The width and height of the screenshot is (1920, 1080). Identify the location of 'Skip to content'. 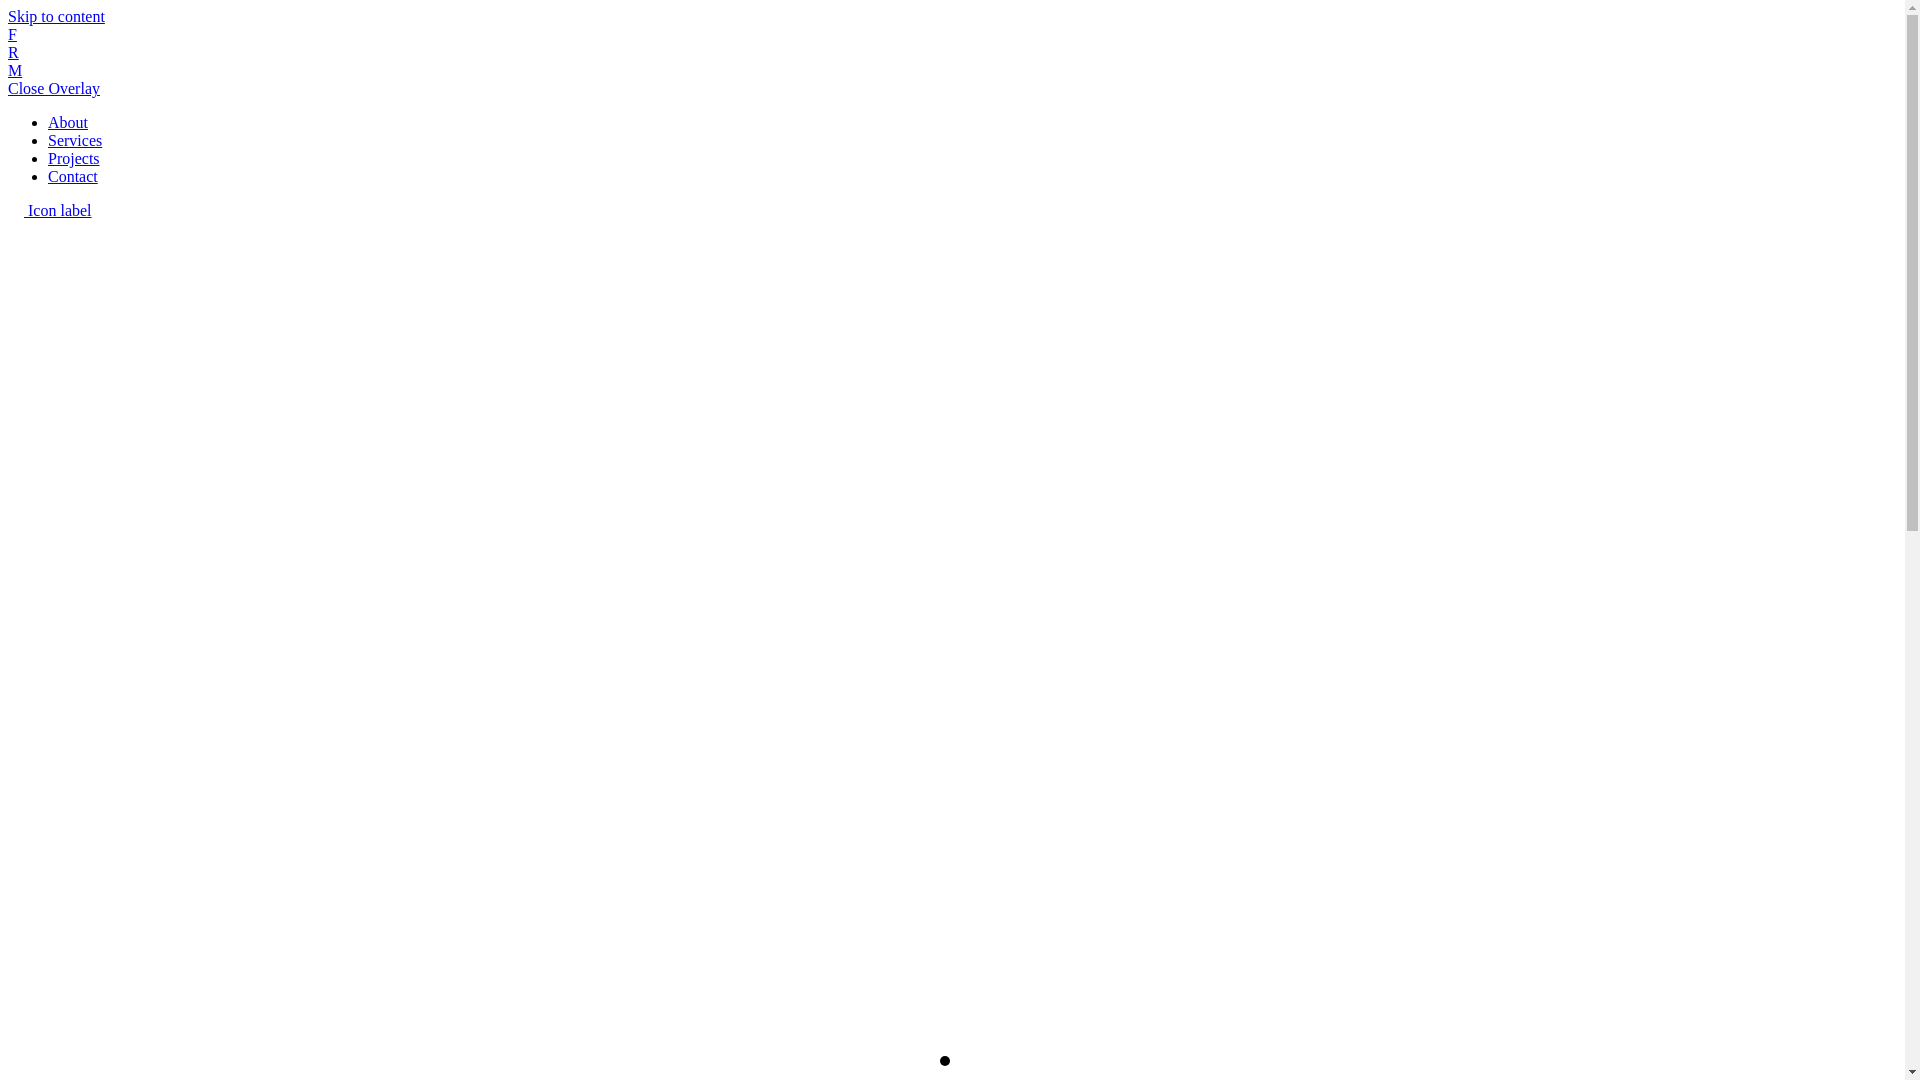
(8, 16).